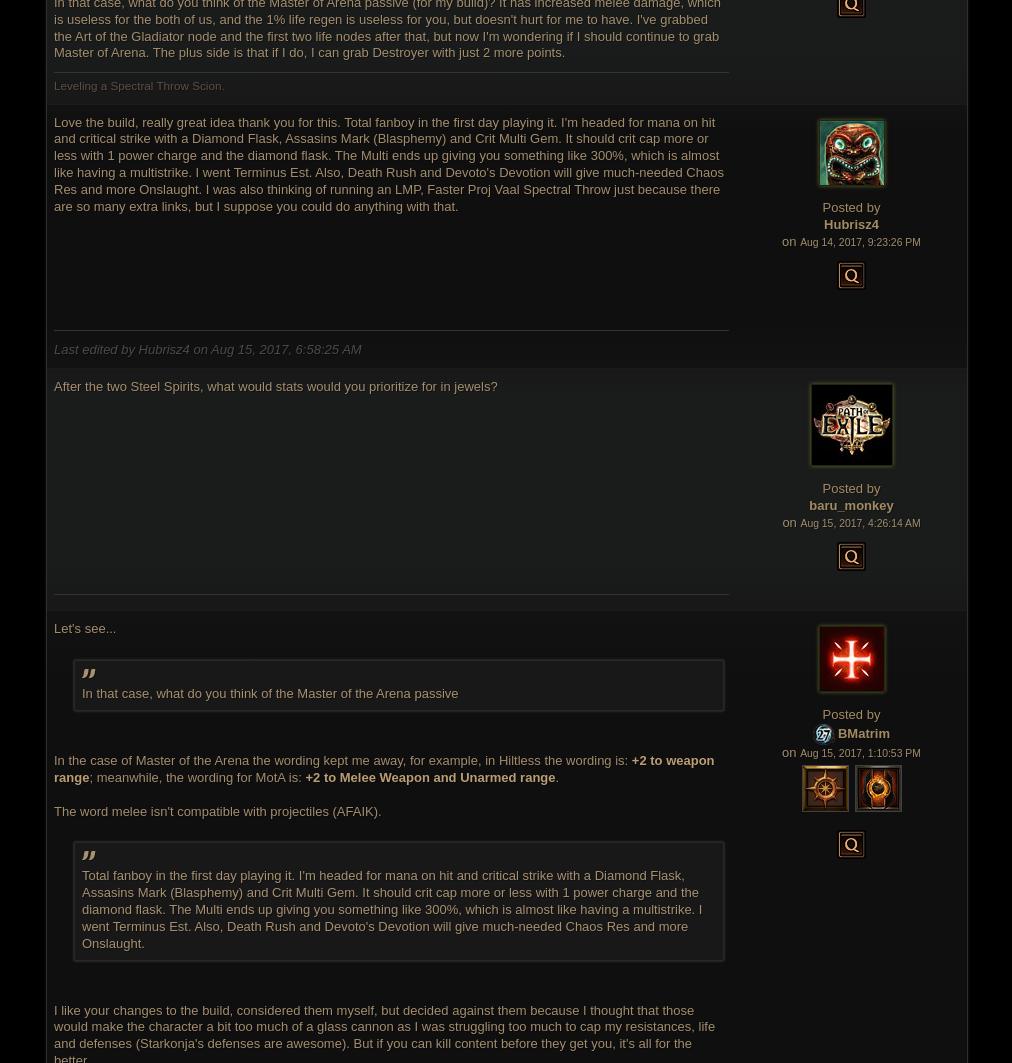 Image resolution: width=1012 pixels, height=1063 pixels. What do you see at coordinates (53, 627) in the screenshot?
I see `'Let's see...'` at bounding box center [53, 627].